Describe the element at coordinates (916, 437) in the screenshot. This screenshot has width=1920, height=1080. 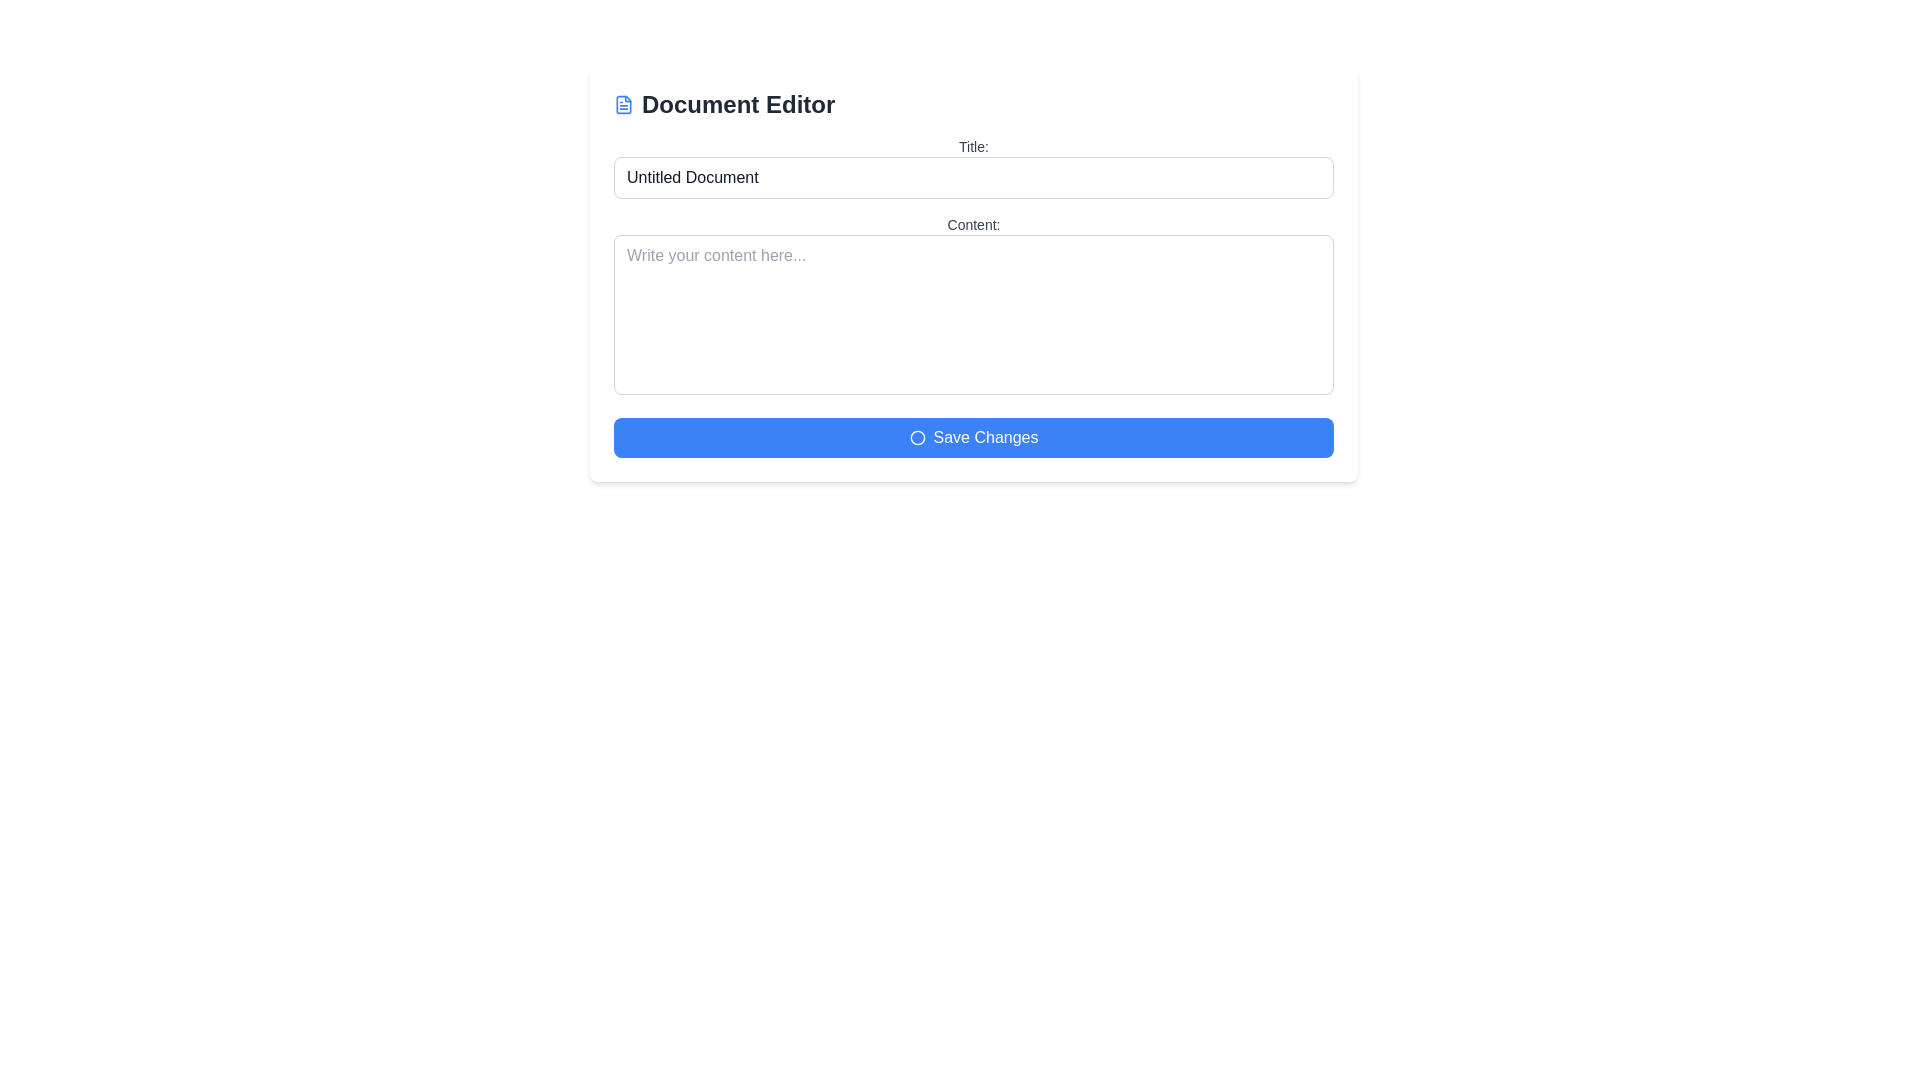
I see `the button labeled 'Save Changes' by clicking on the circular icon with a blue border situated to its left` at that location.